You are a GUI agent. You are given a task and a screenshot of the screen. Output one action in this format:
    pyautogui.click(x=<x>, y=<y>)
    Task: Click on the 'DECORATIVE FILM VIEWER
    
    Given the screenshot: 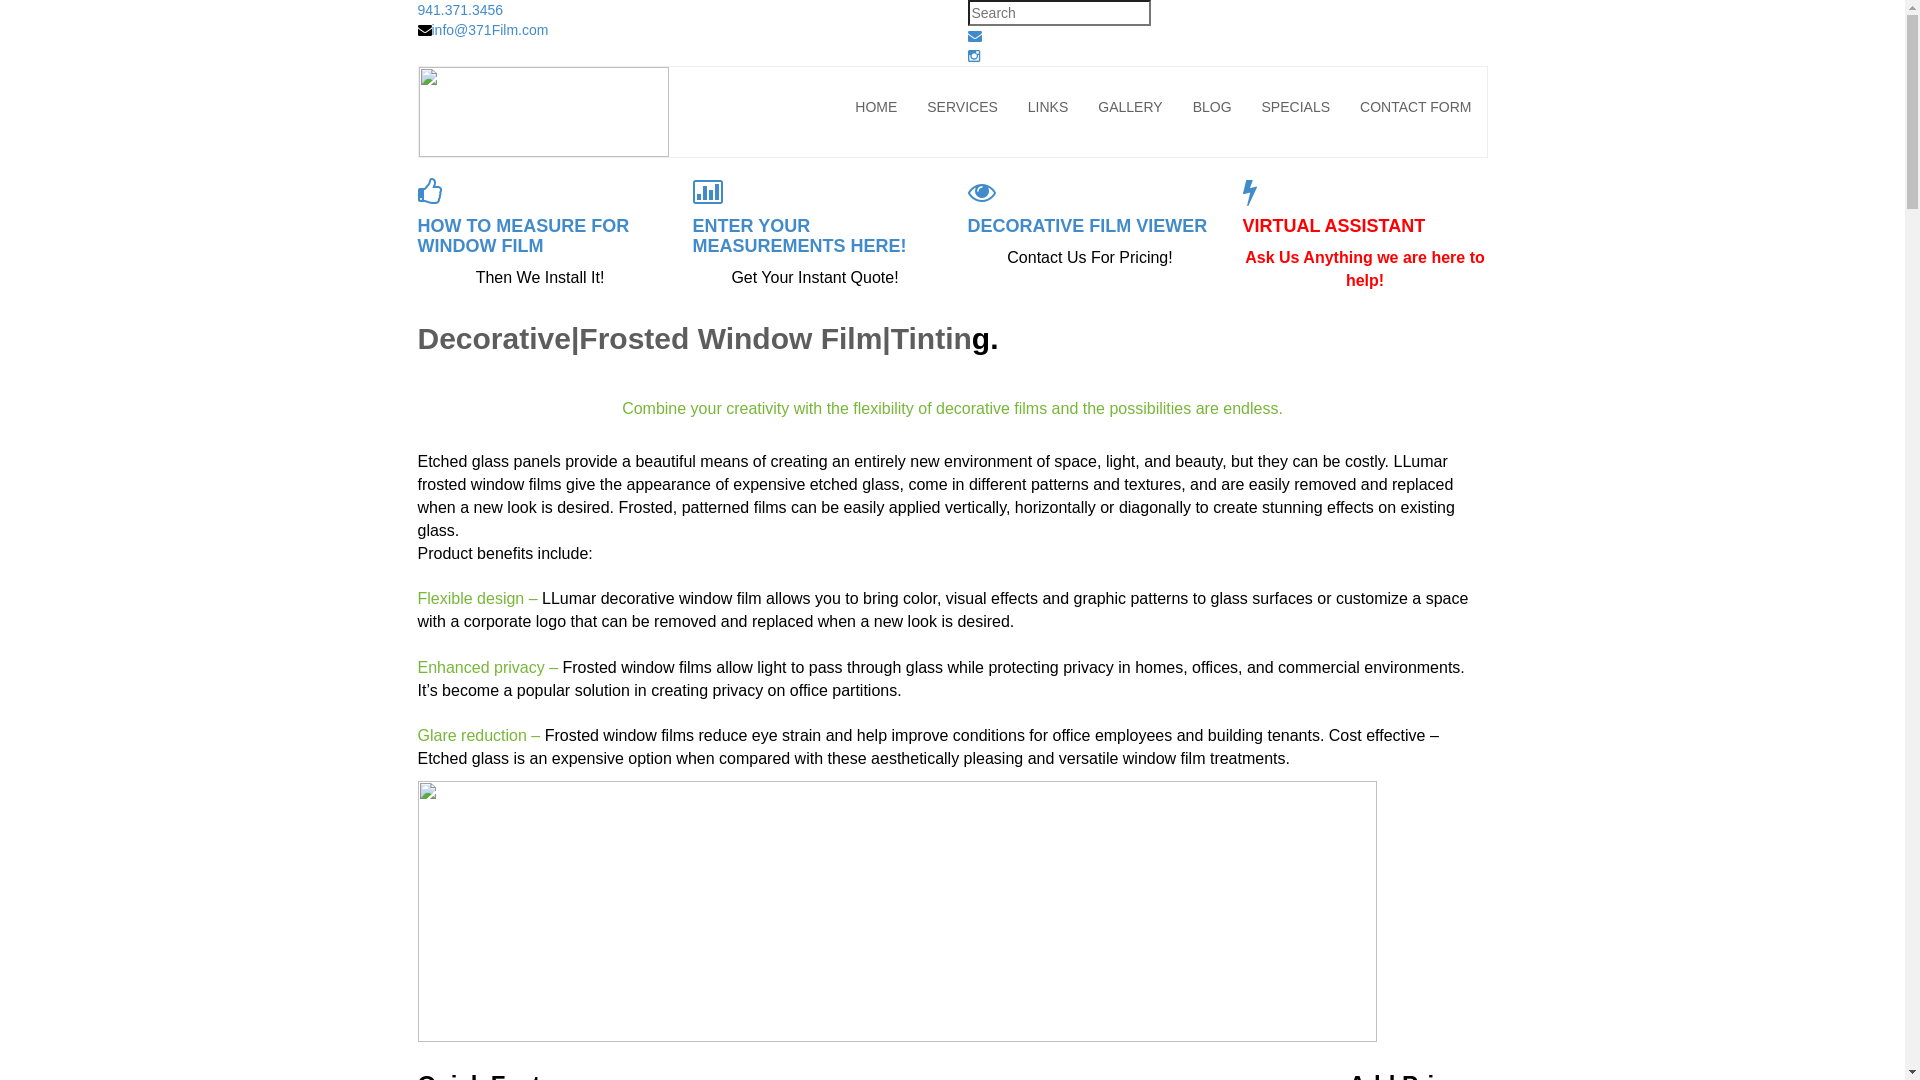 What is the action you would take?
    pyautogui.click(x=1089, y=223)
    